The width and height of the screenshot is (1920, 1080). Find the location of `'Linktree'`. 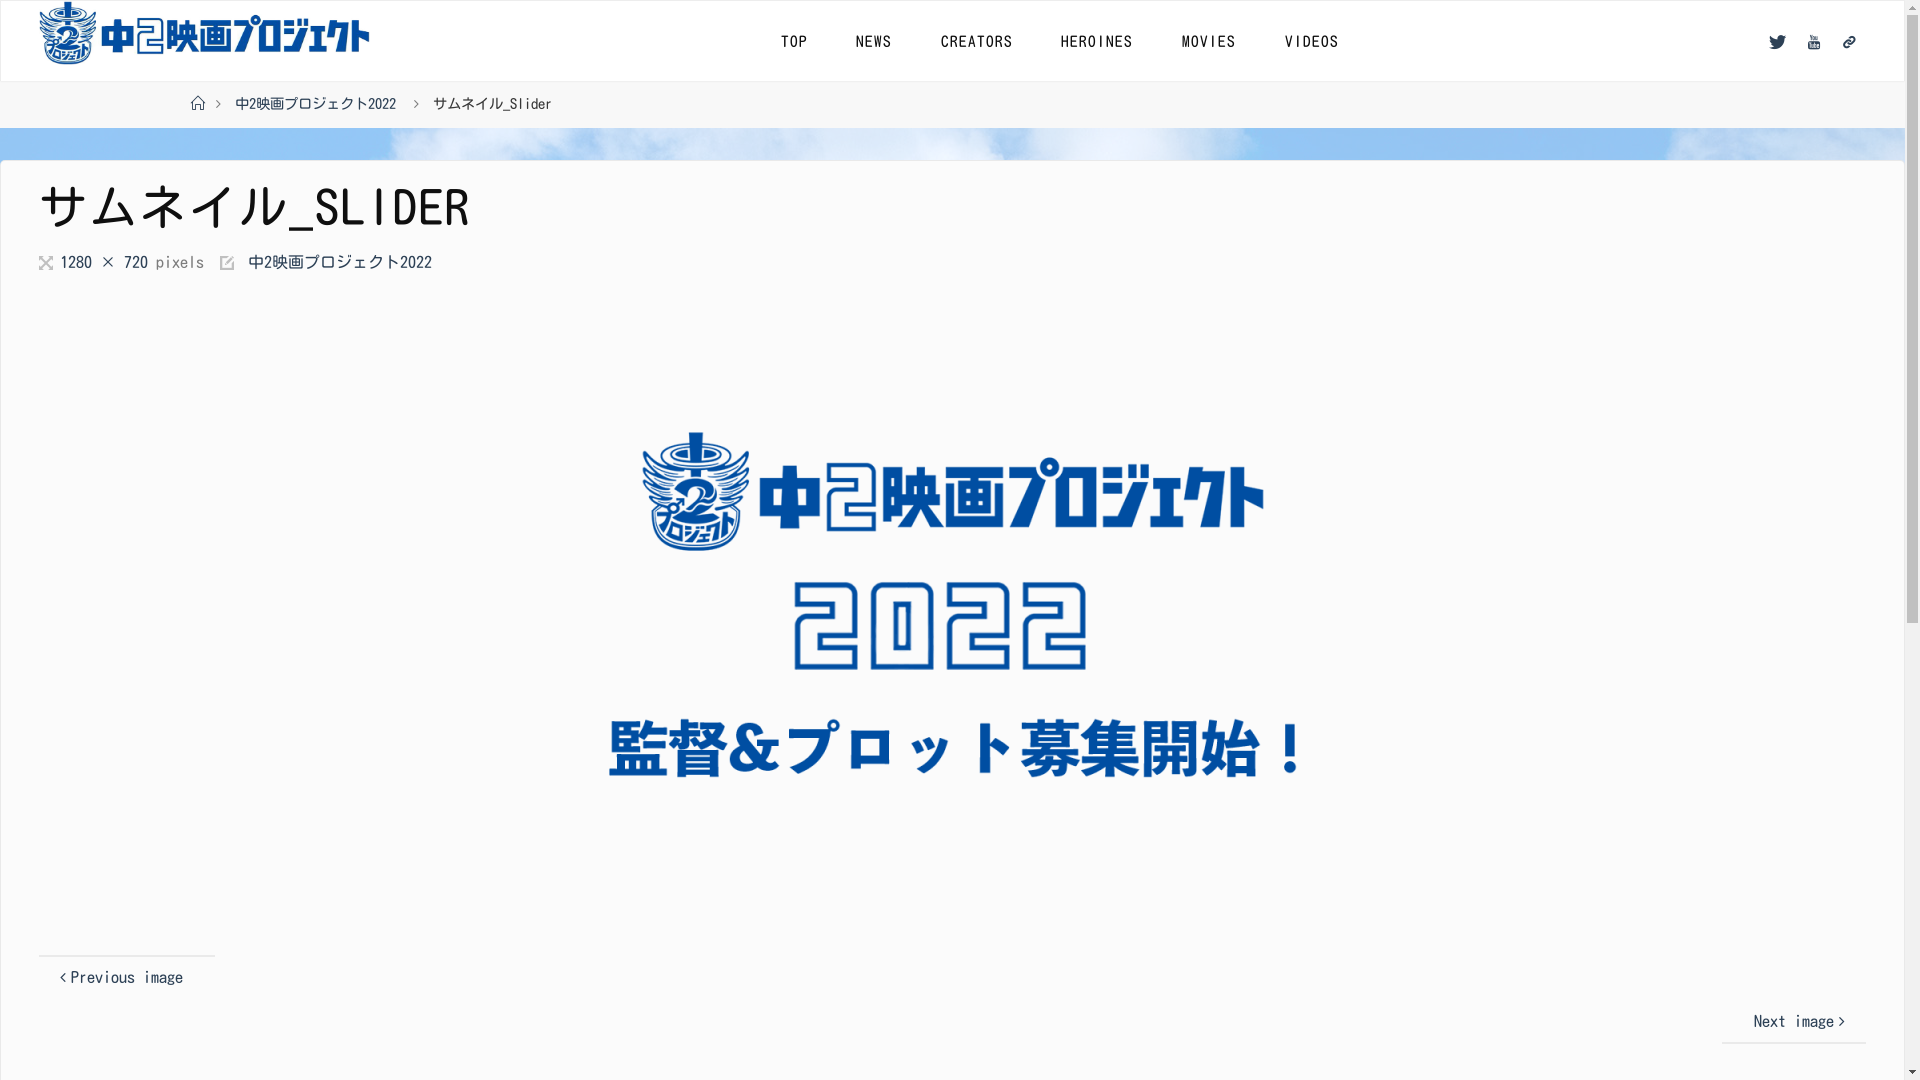

'Linktree' is located at coordinates (1832, 41).